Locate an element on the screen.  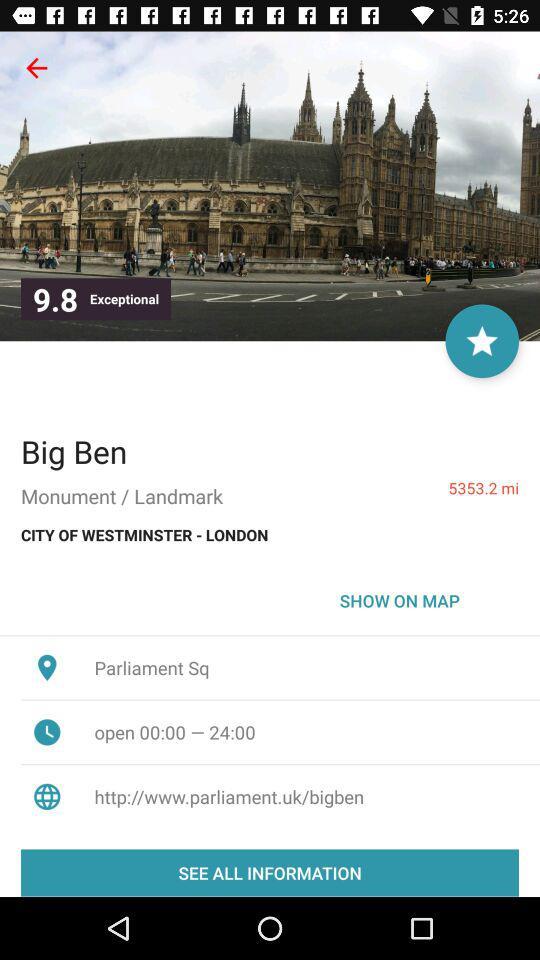
the icon next to exceptional icon is located at coordinates (481, 341).